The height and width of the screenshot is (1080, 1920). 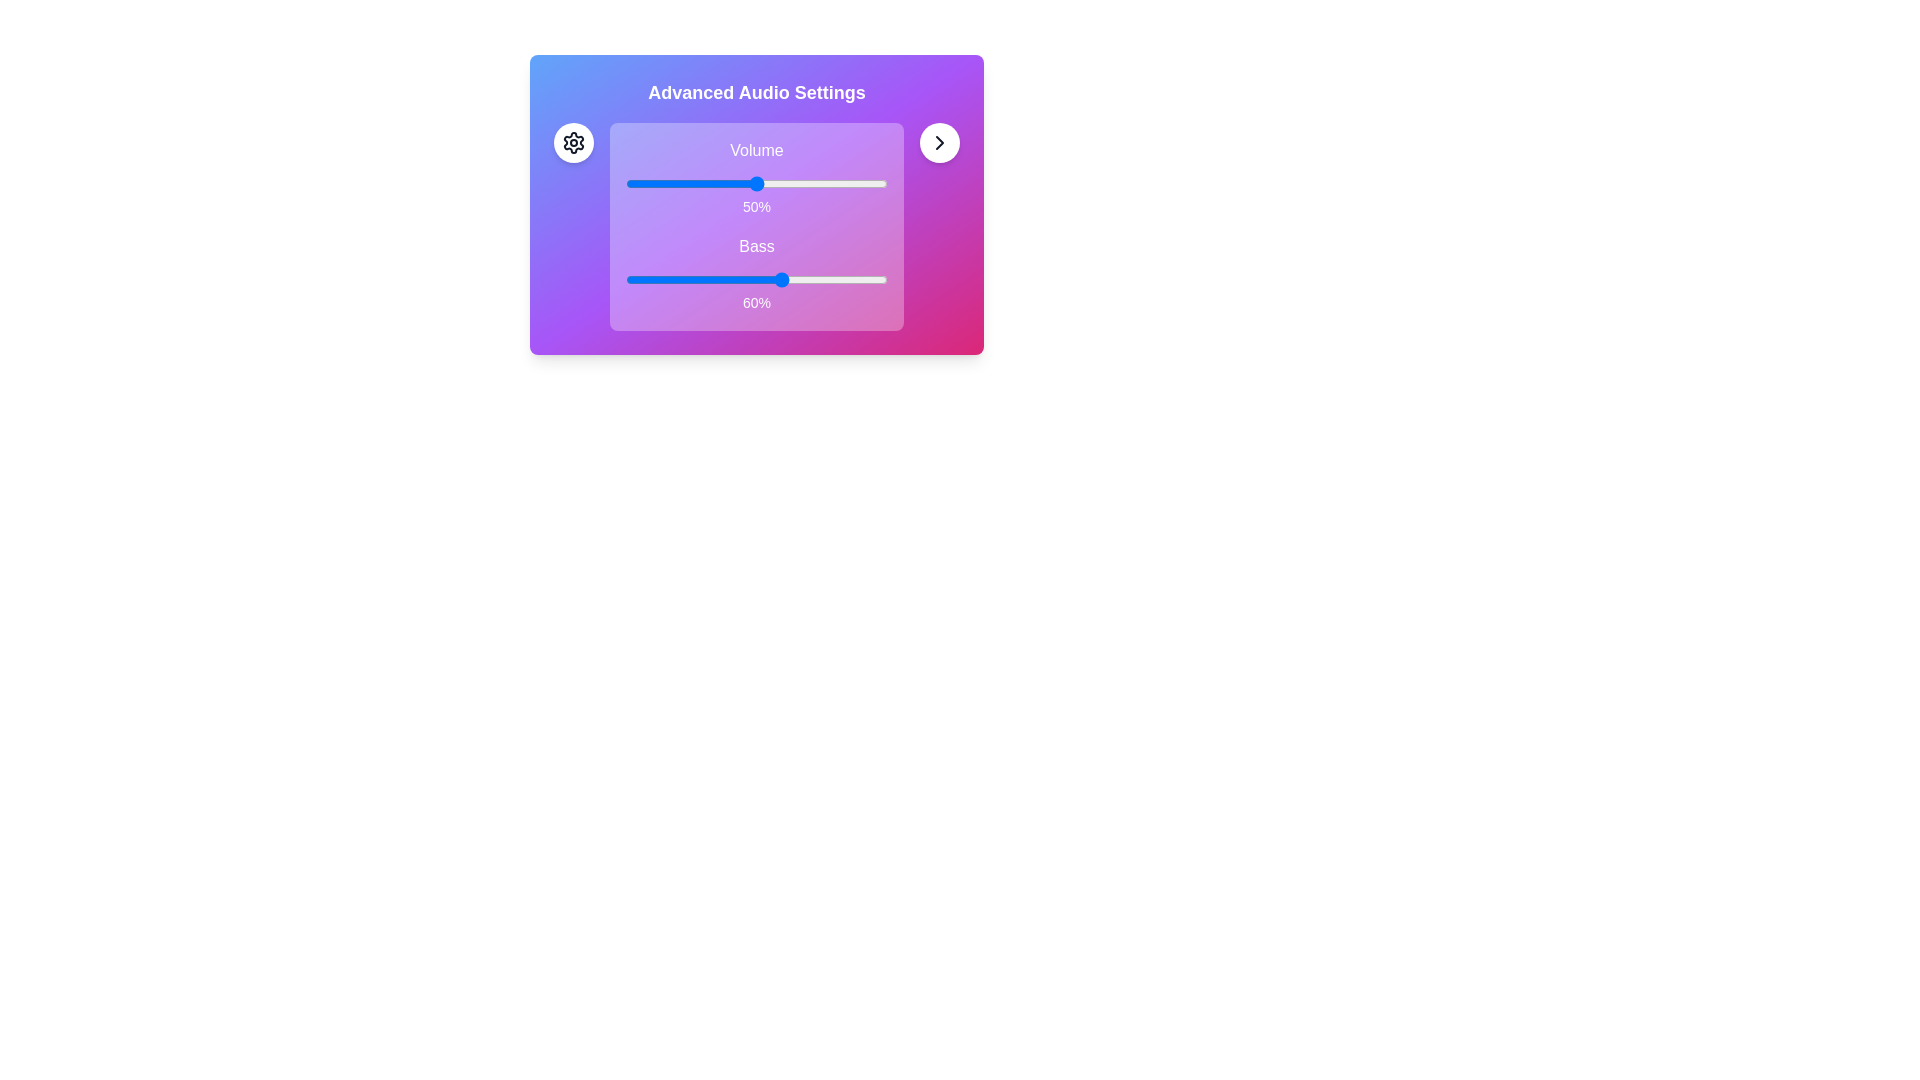 I want to click on right arrow button to proceed to the next screen, so click(x=939, y=141).